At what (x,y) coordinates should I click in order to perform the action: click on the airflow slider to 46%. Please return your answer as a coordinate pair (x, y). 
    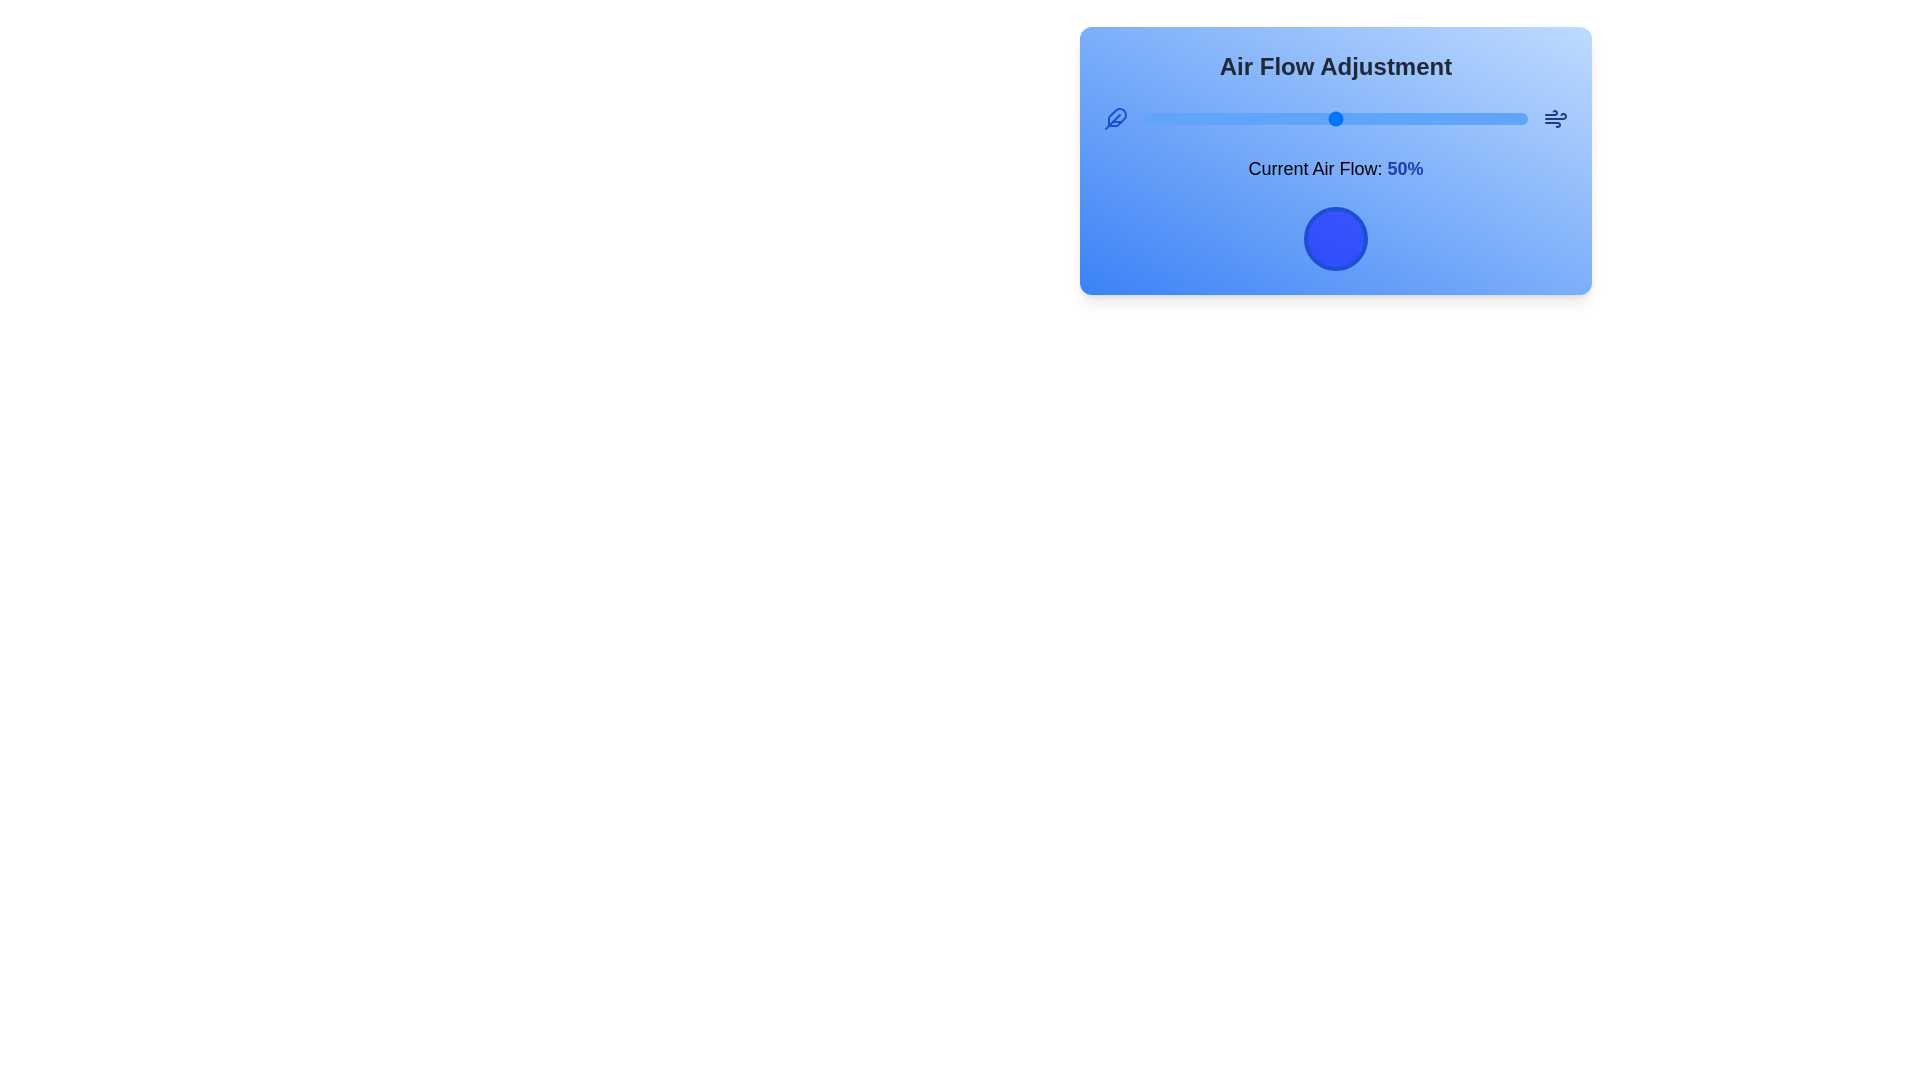
    Looking at the image, I should click on (1320, 119).